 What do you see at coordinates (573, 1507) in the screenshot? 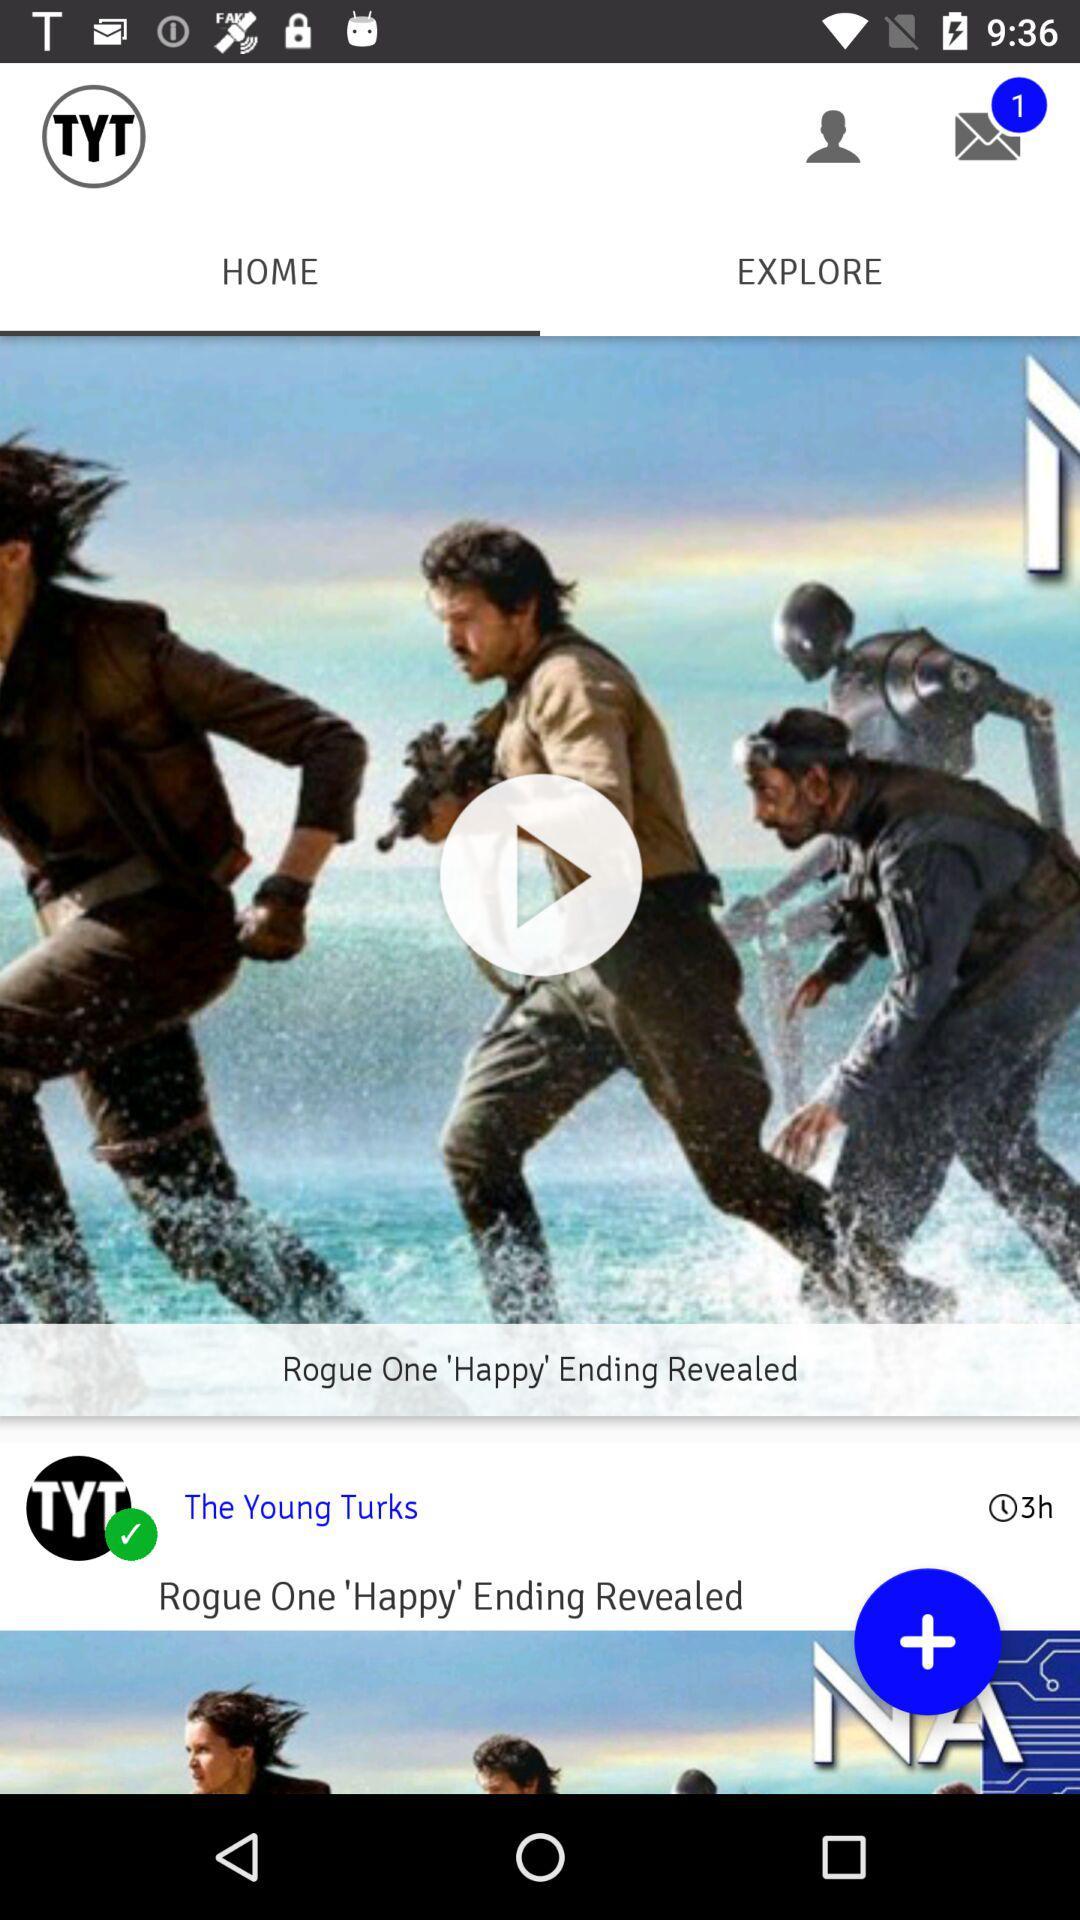
I see `the item to the left of 3h icon` at bounding box center [573, 1507].